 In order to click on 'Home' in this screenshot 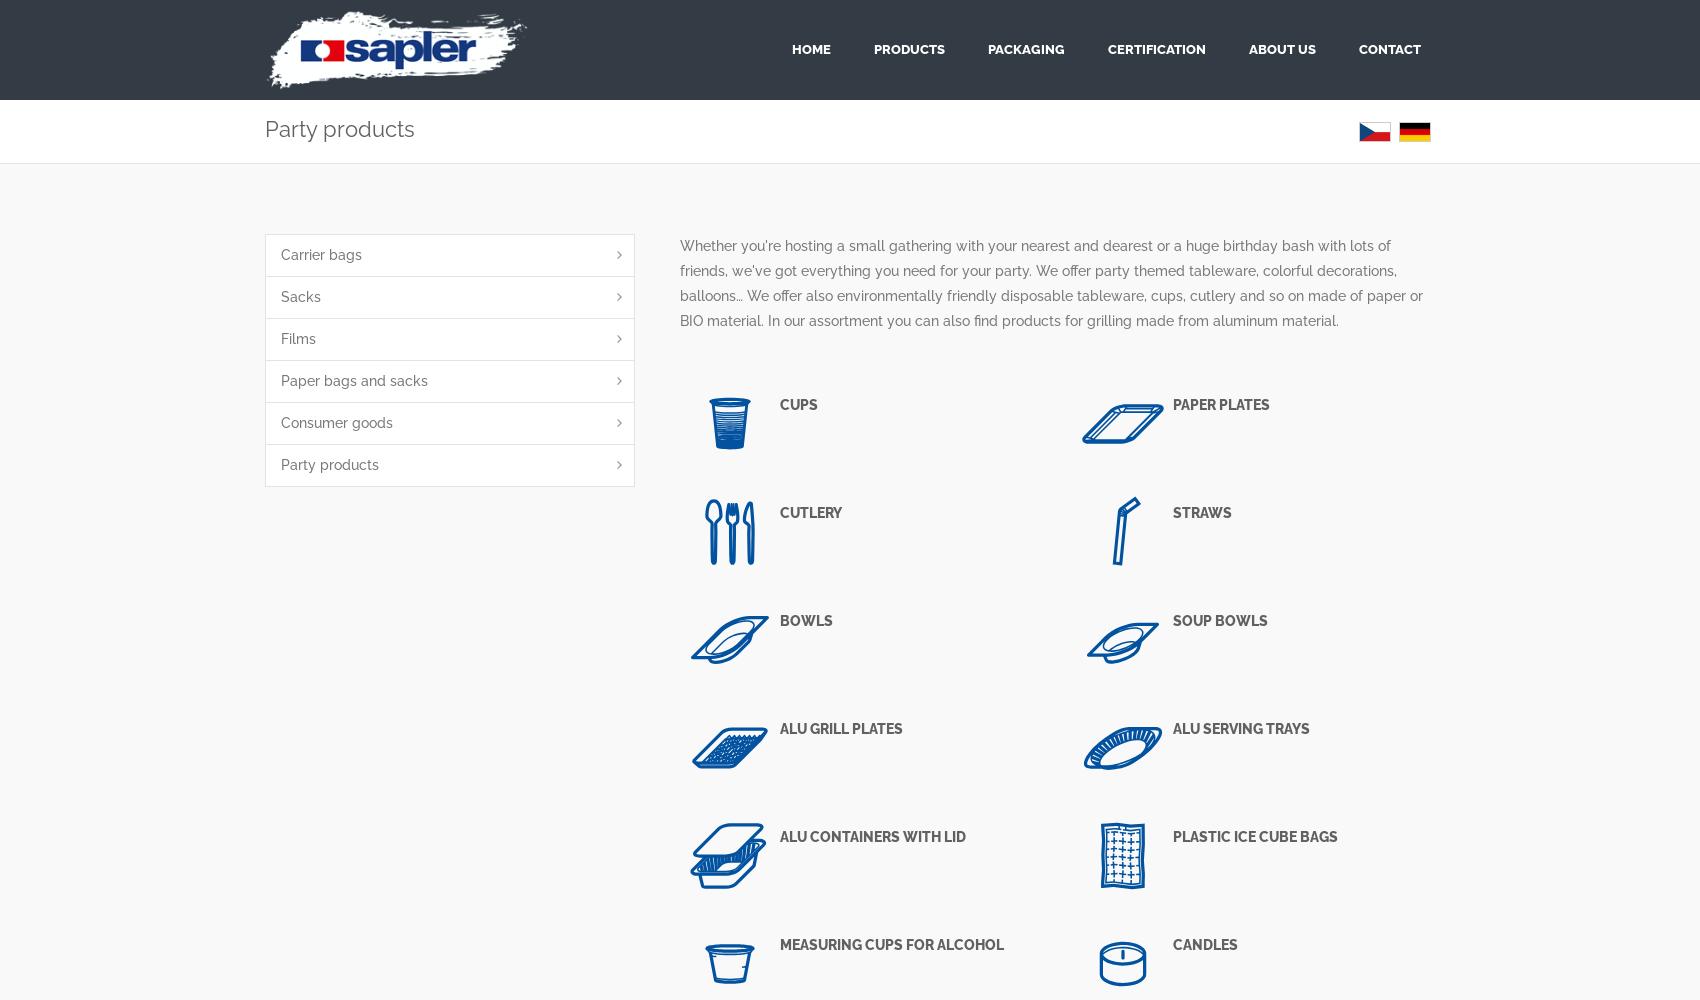, I will do `click(810, 49)`.